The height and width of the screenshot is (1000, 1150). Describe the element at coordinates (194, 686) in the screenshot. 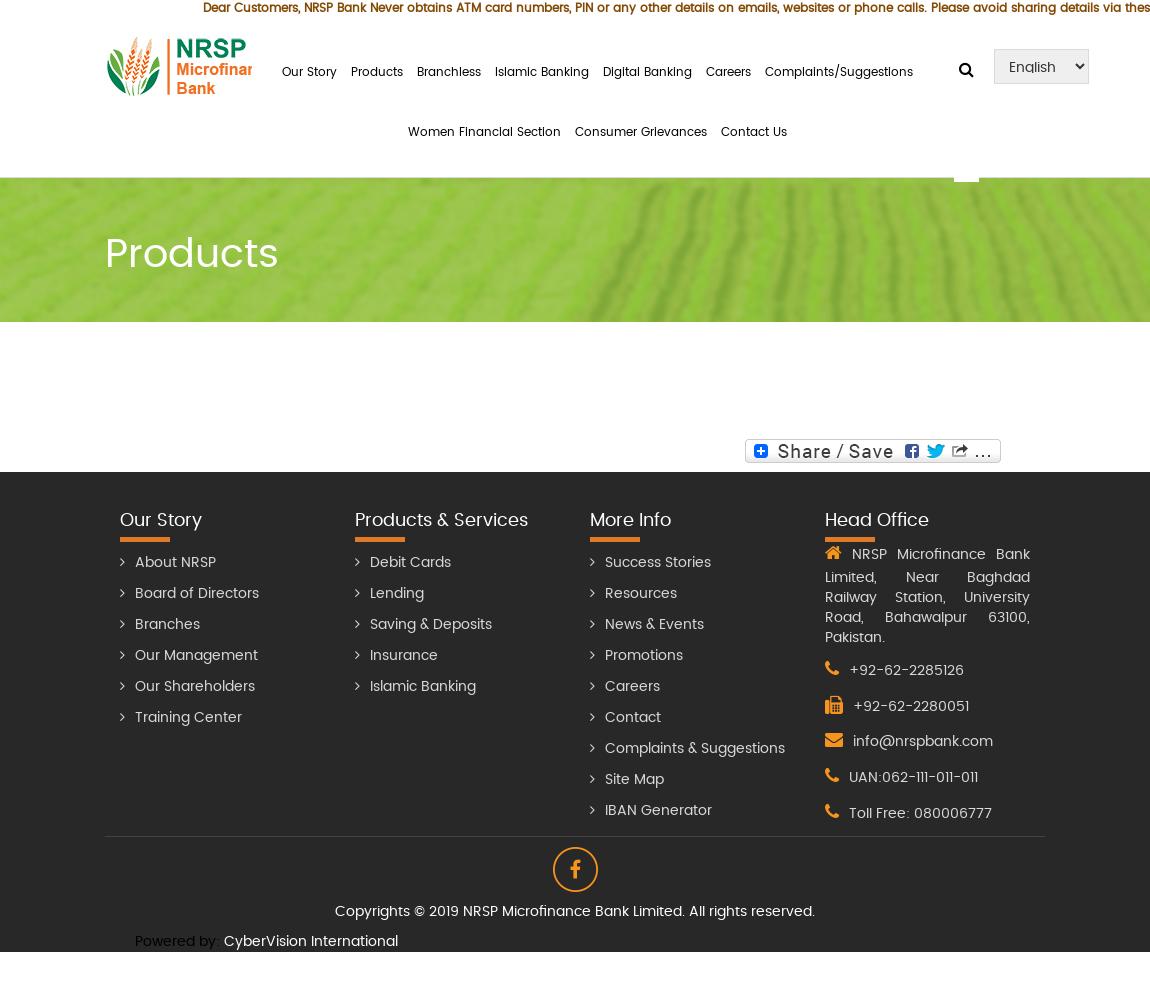

I see `'Our Shareholders'` at that location.